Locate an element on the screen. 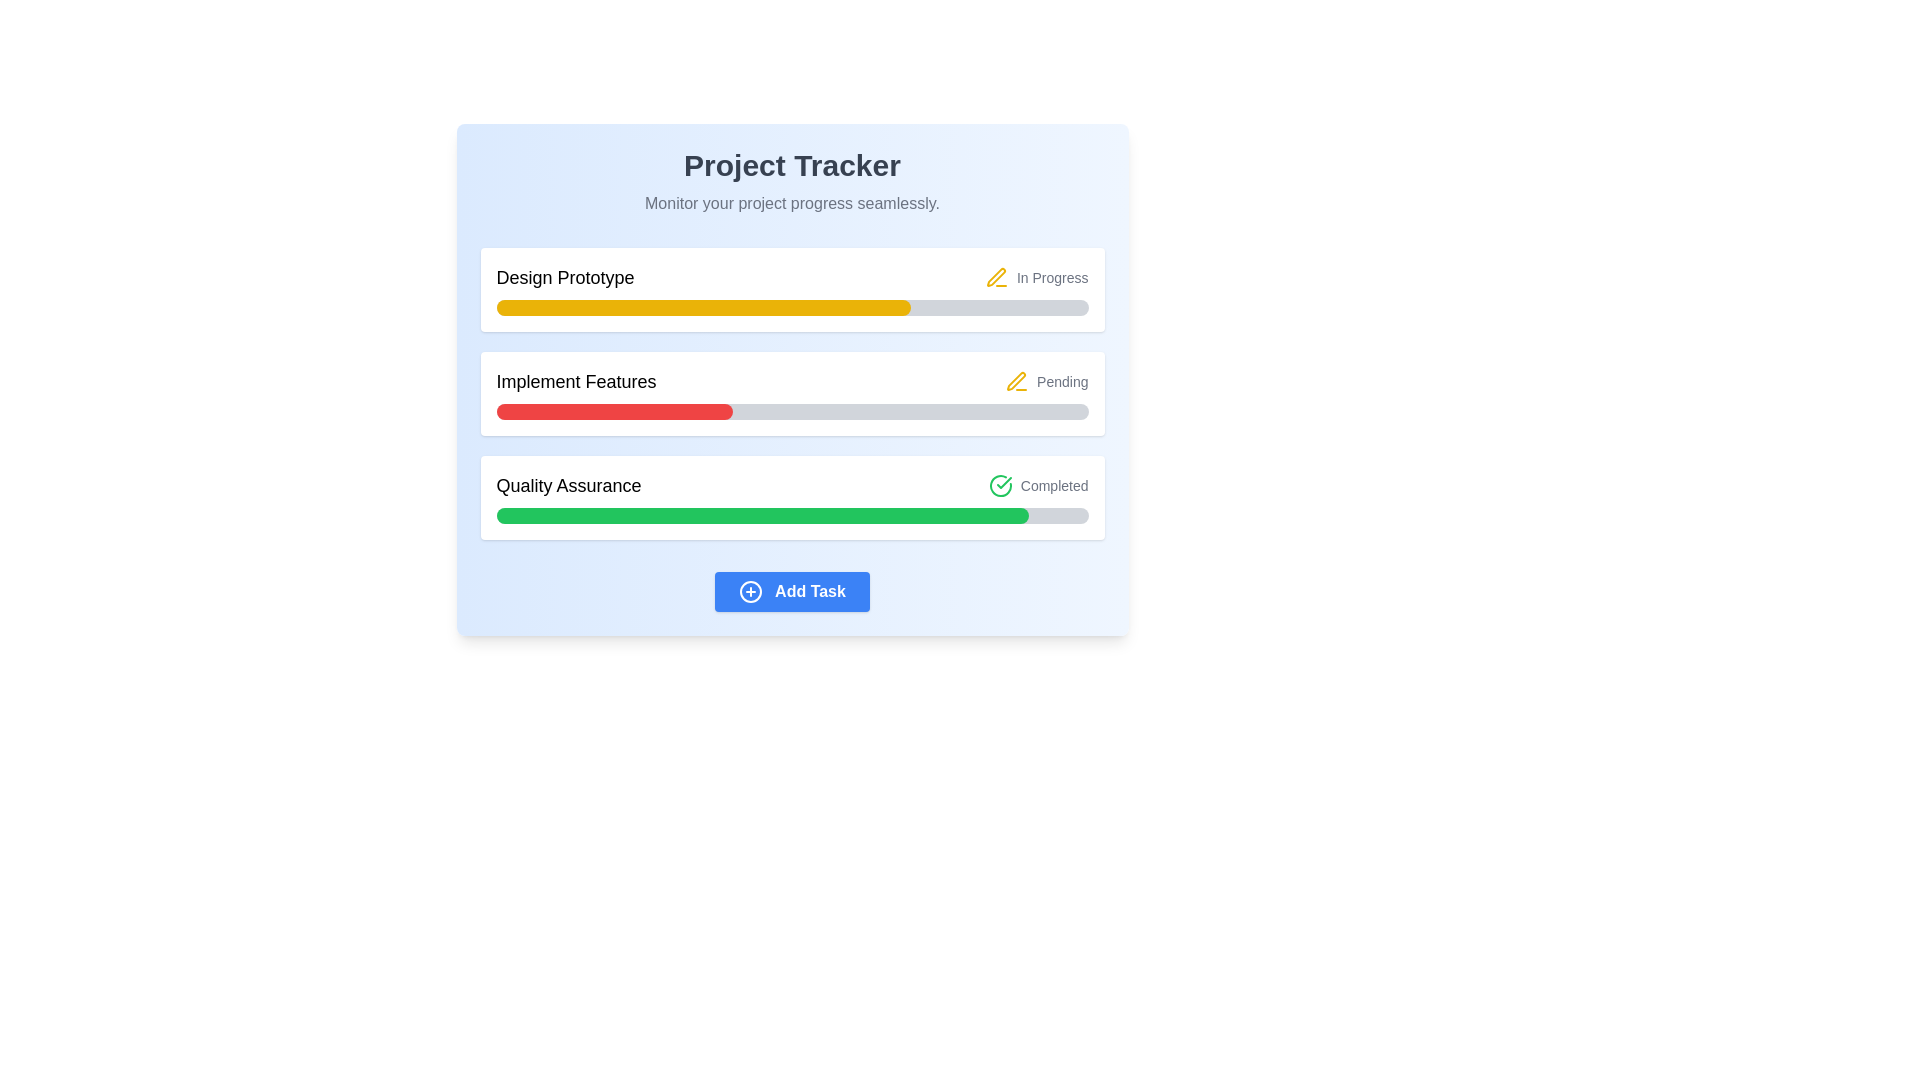 This screenshot has width=1920, height=1080. the progress bar representing the 'Implement Features' task, located below its title and status indicator ('Pending') is located at coordinates (791, 411).